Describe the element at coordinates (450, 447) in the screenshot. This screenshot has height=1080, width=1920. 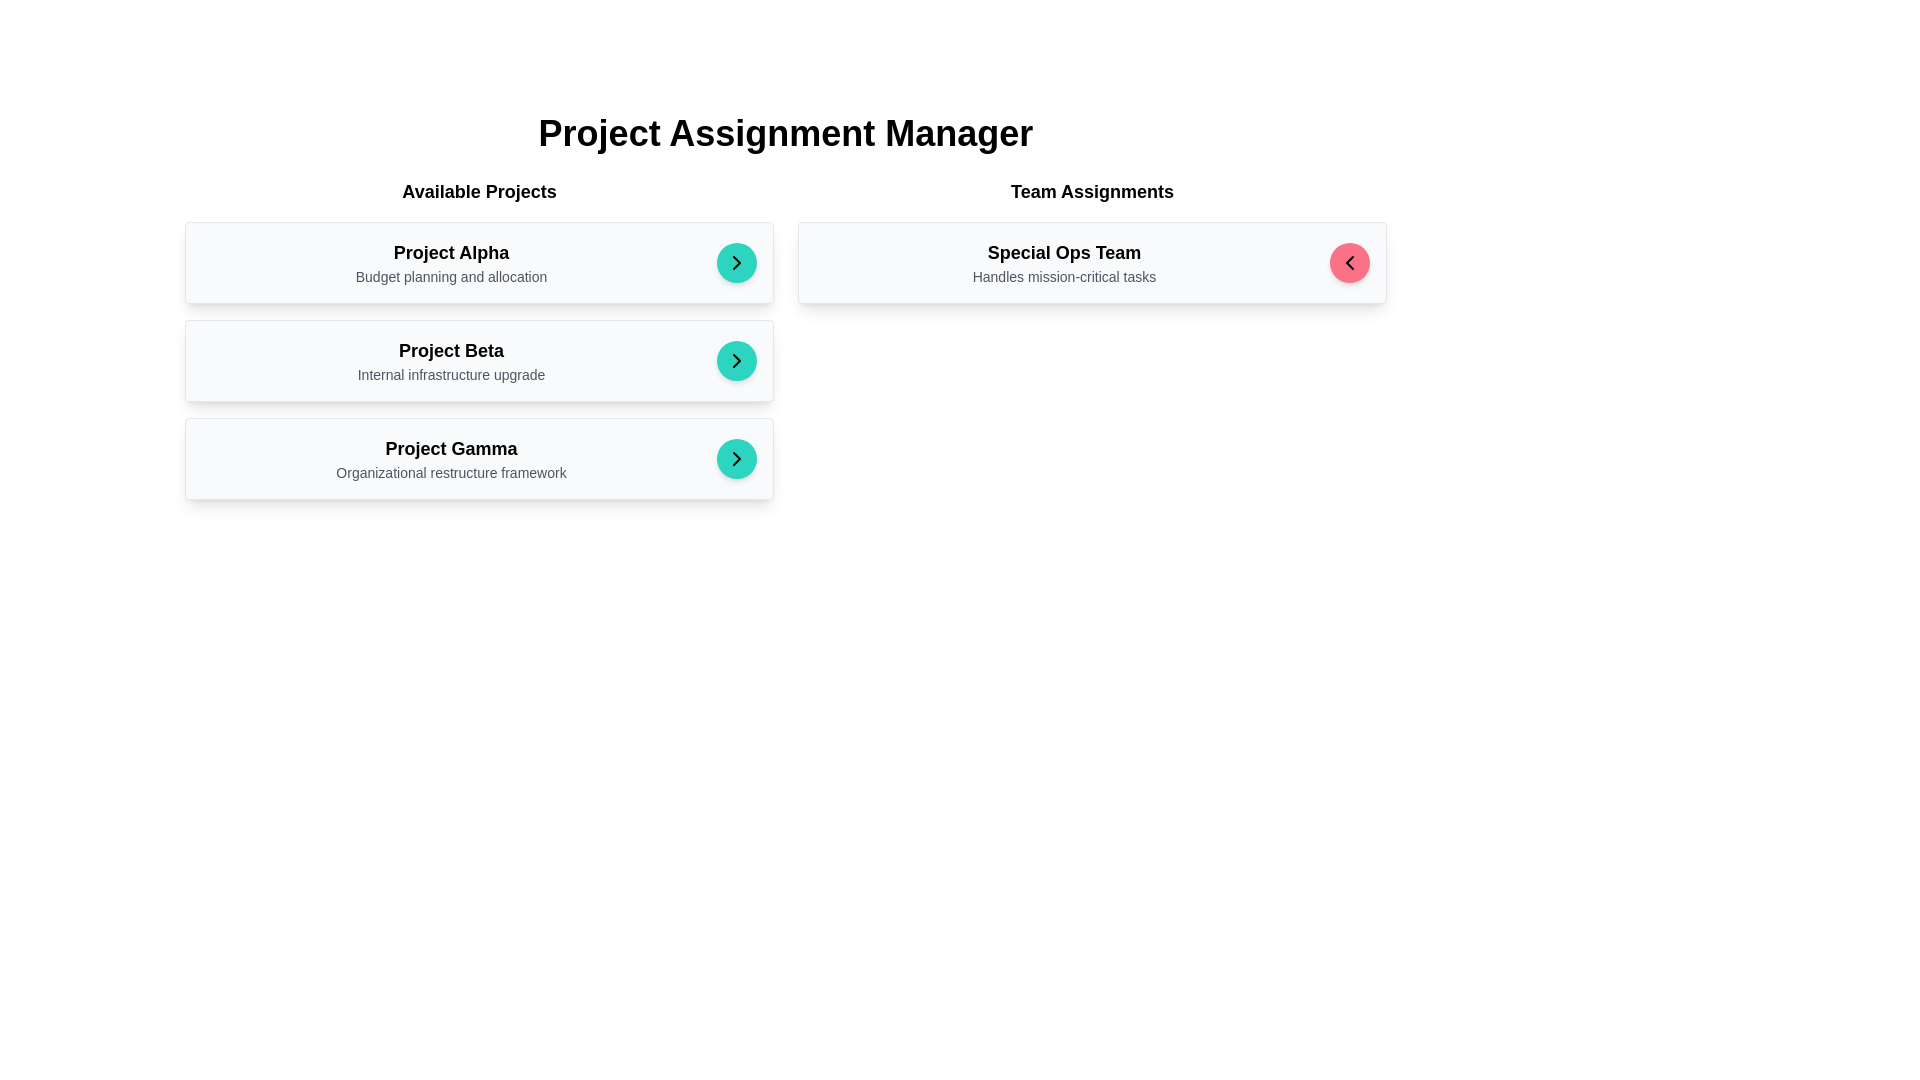
I see `the static text that reads 'Project Gamma' in the third row of the 'Available Projects' section` at that location.